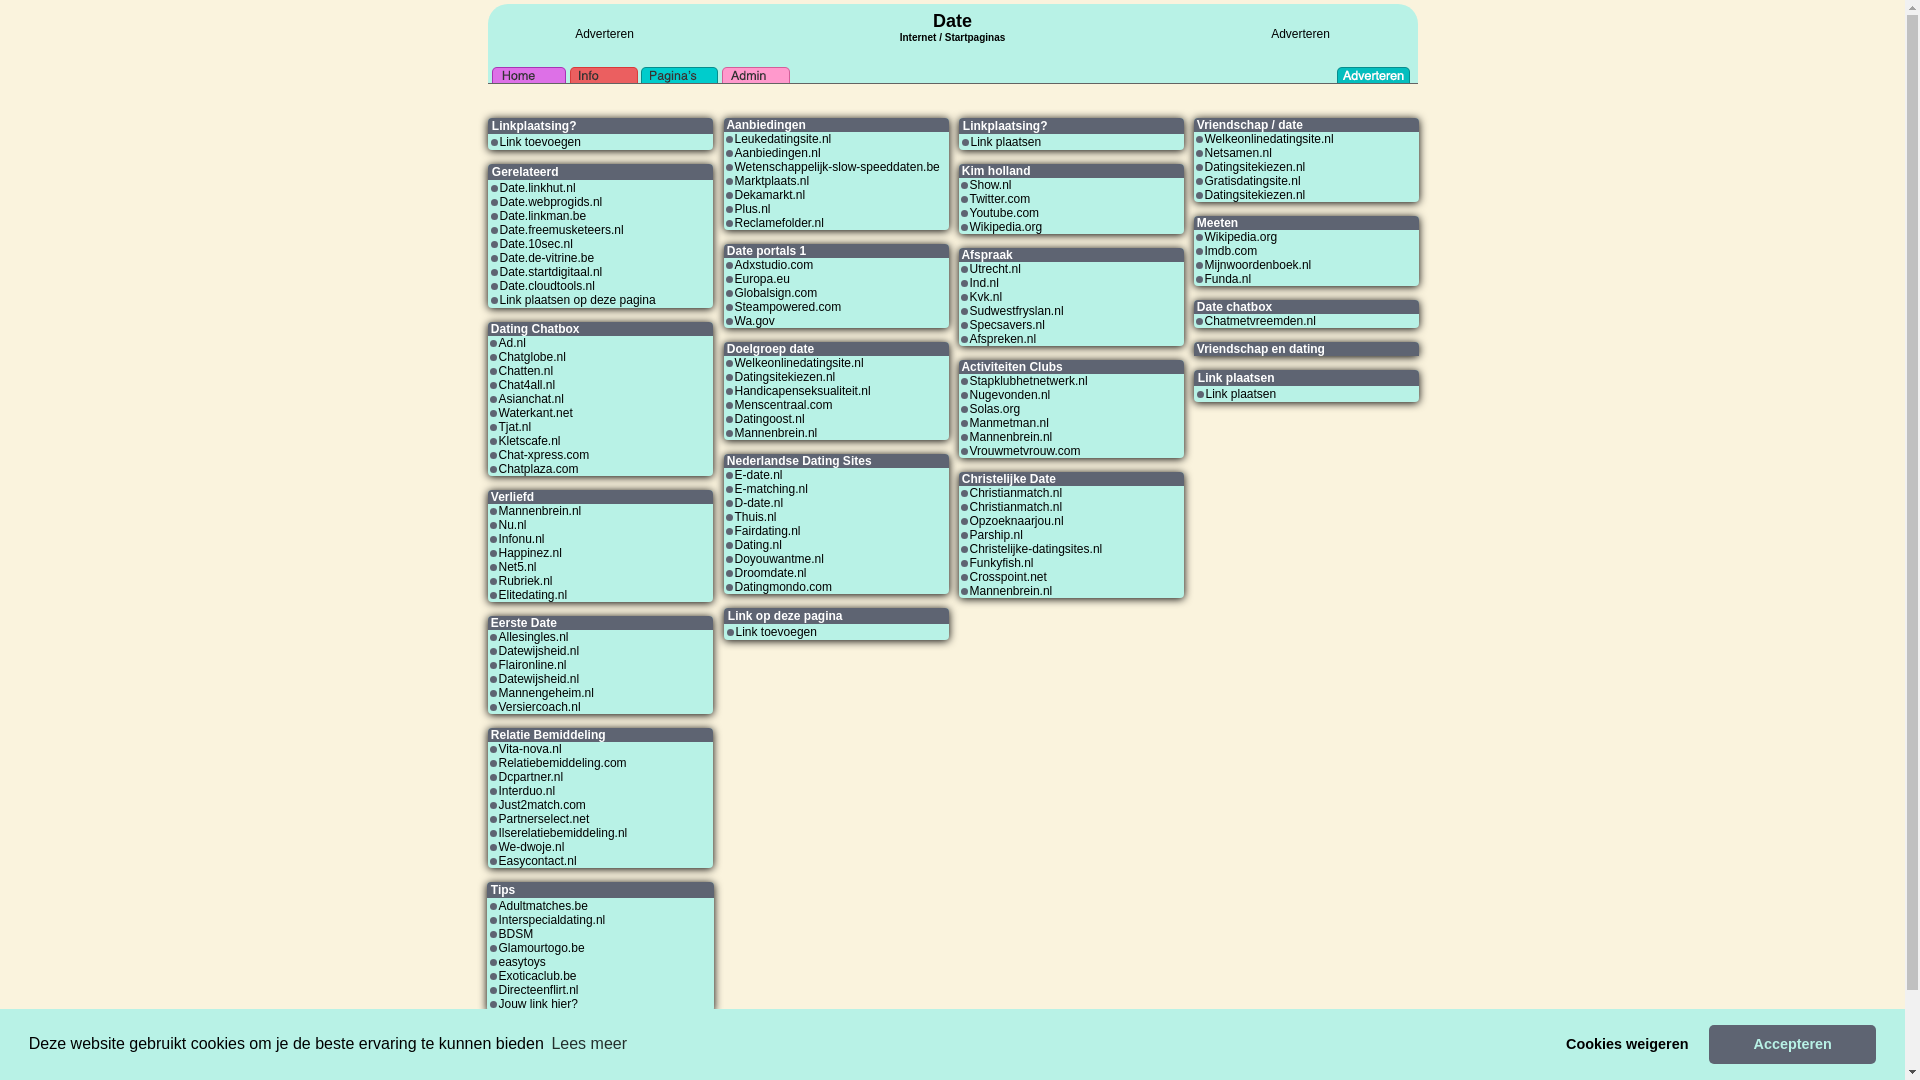 This screenshot has height=1080, width=1920. Describe the element at coordinates (757, 474) in the screenshot. I see `'E-date.nl'` at that location.